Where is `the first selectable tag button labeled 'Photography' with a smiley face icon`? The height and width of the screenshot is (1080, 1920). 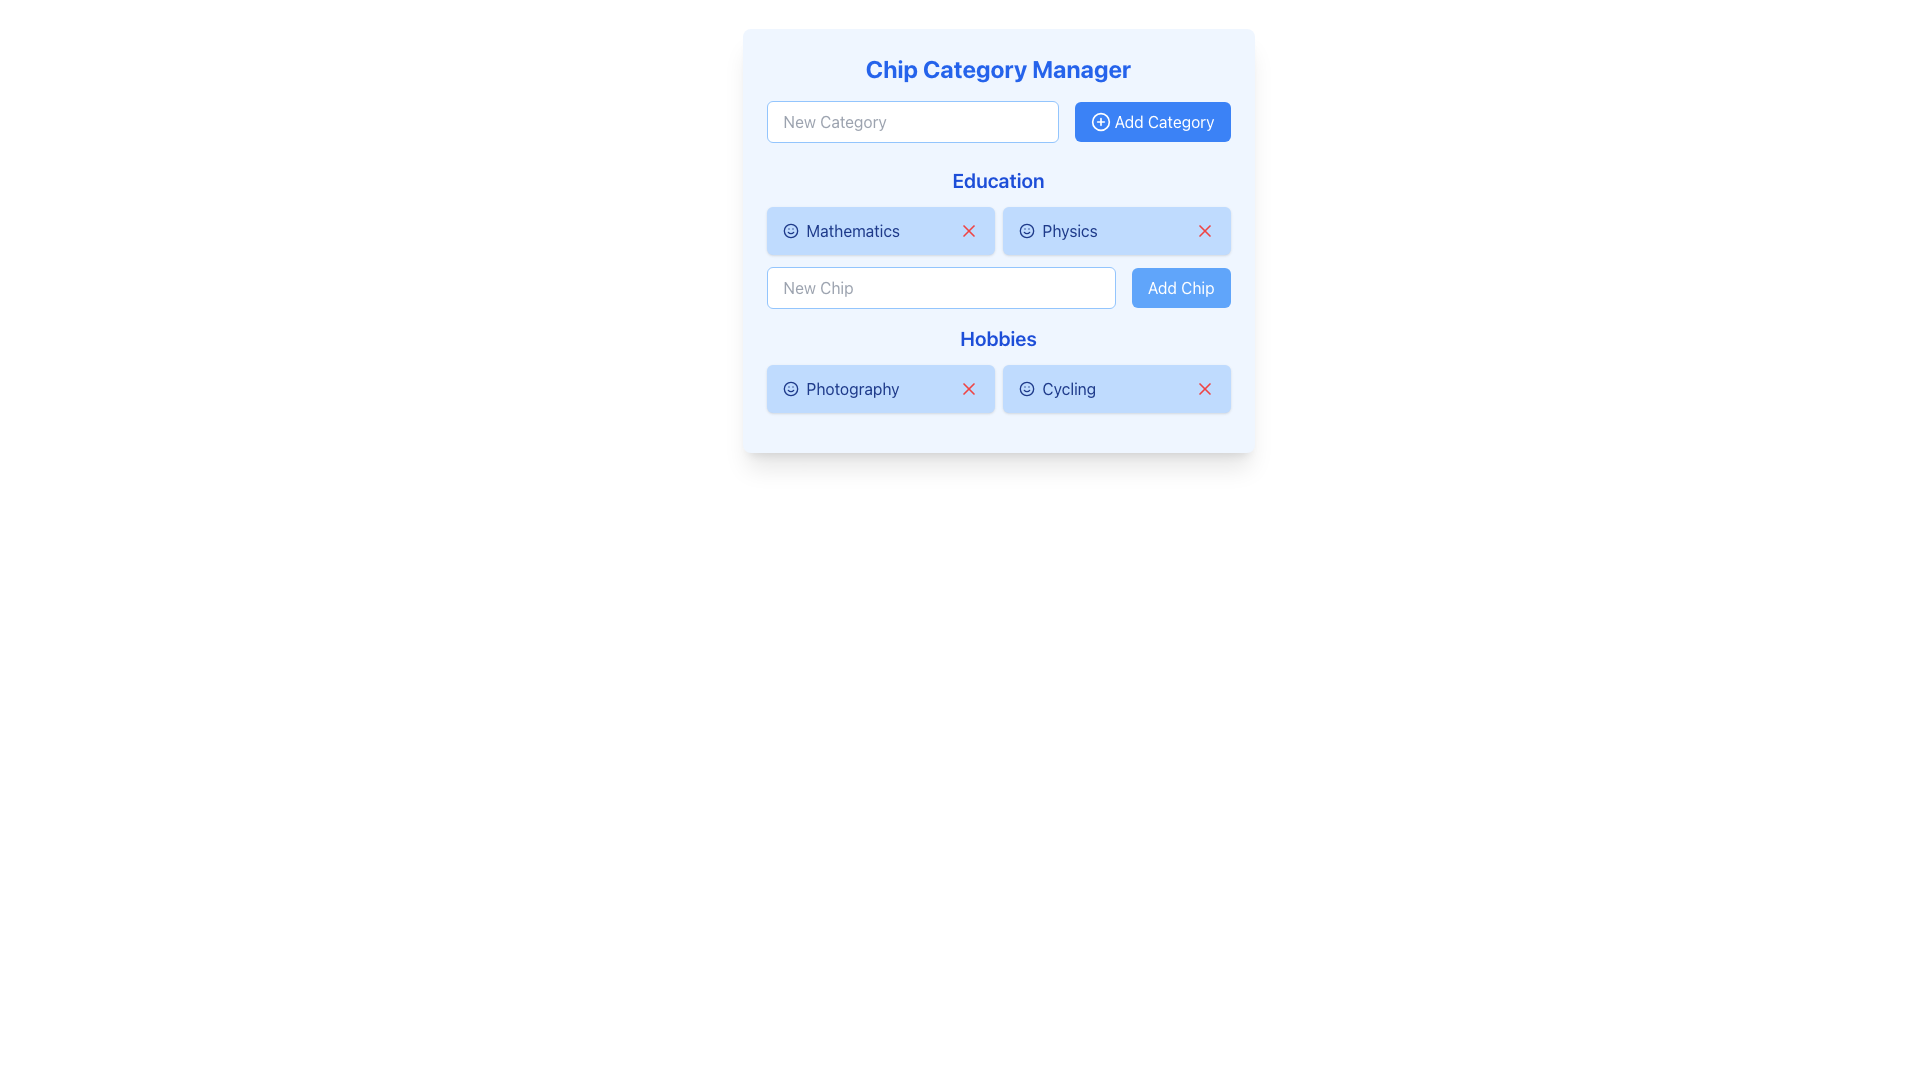 the first selectable tag button labeled 'Photography' with a smiley face icon is located at coordinates (880, 389).